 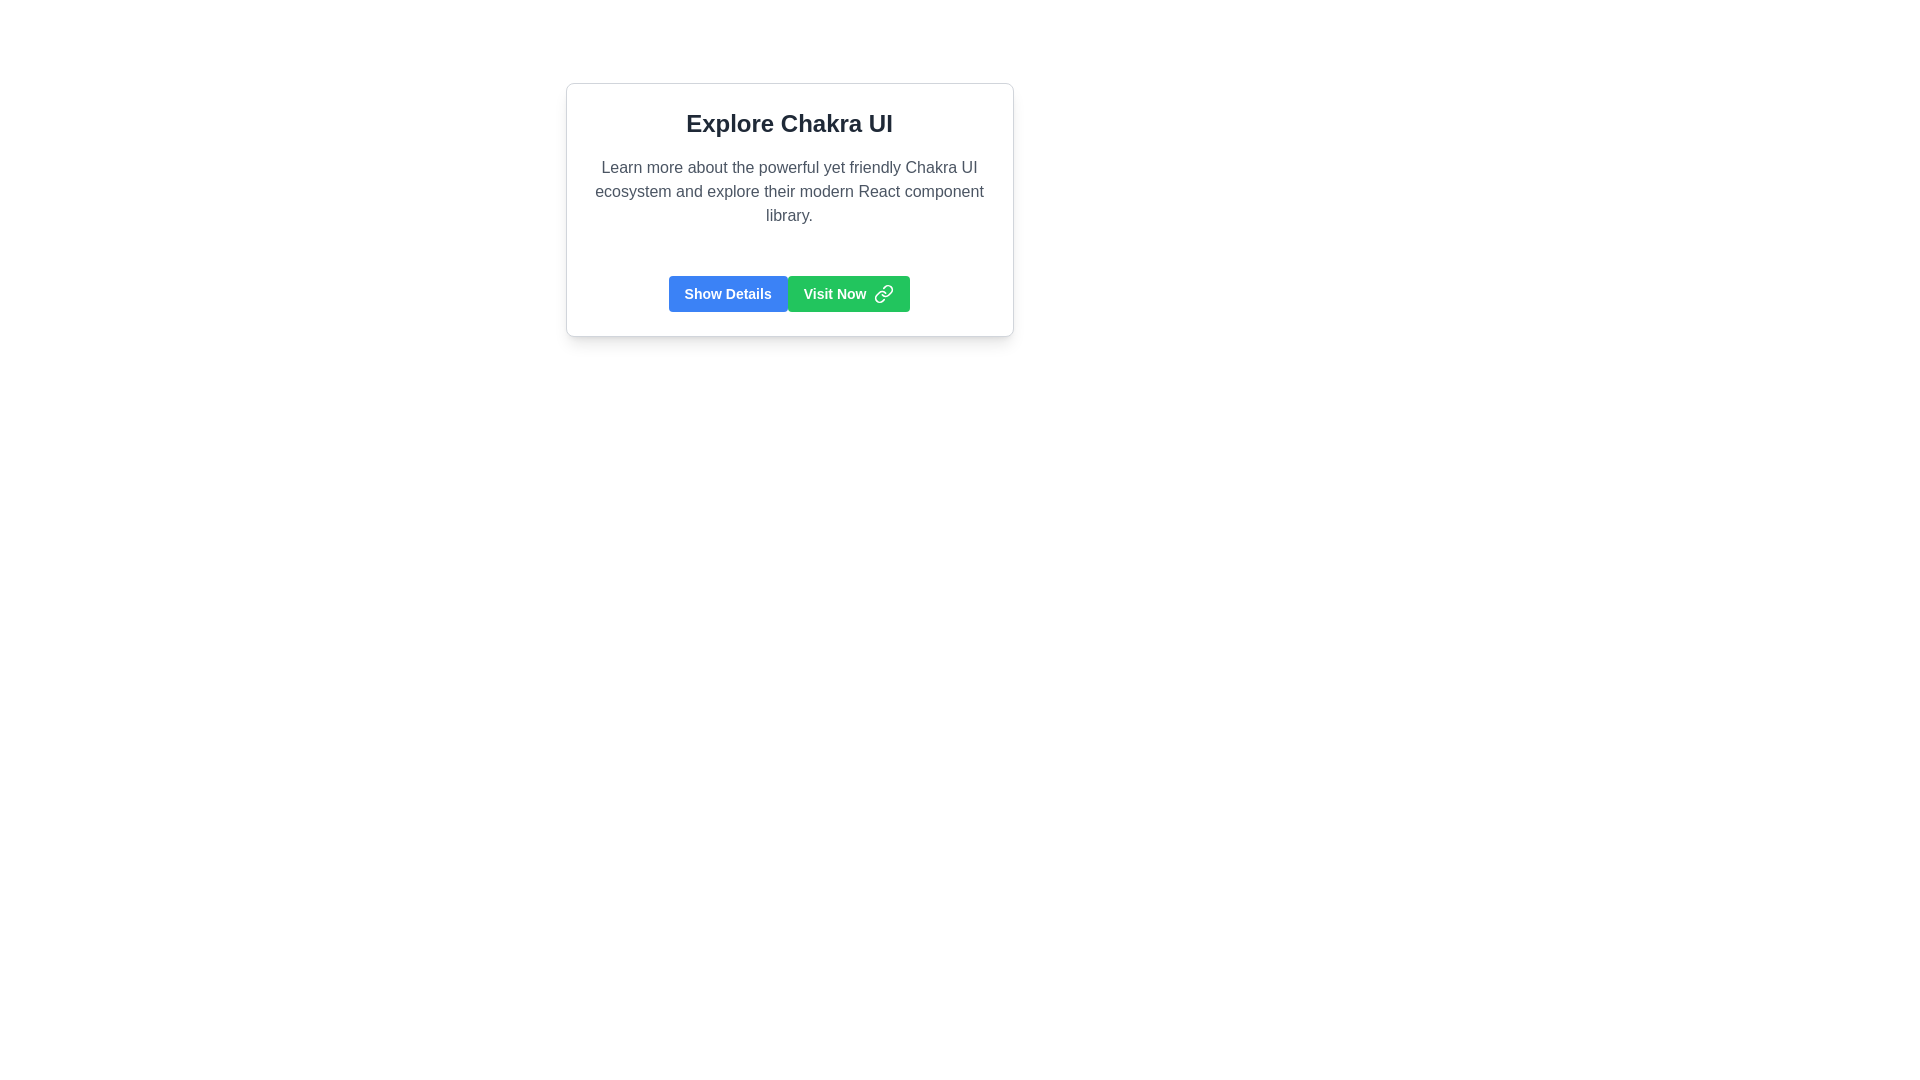 I want to click on text 'Explore Chakra UI' from the bold headline positioned at the top of the section, so click(x=788, y=123).